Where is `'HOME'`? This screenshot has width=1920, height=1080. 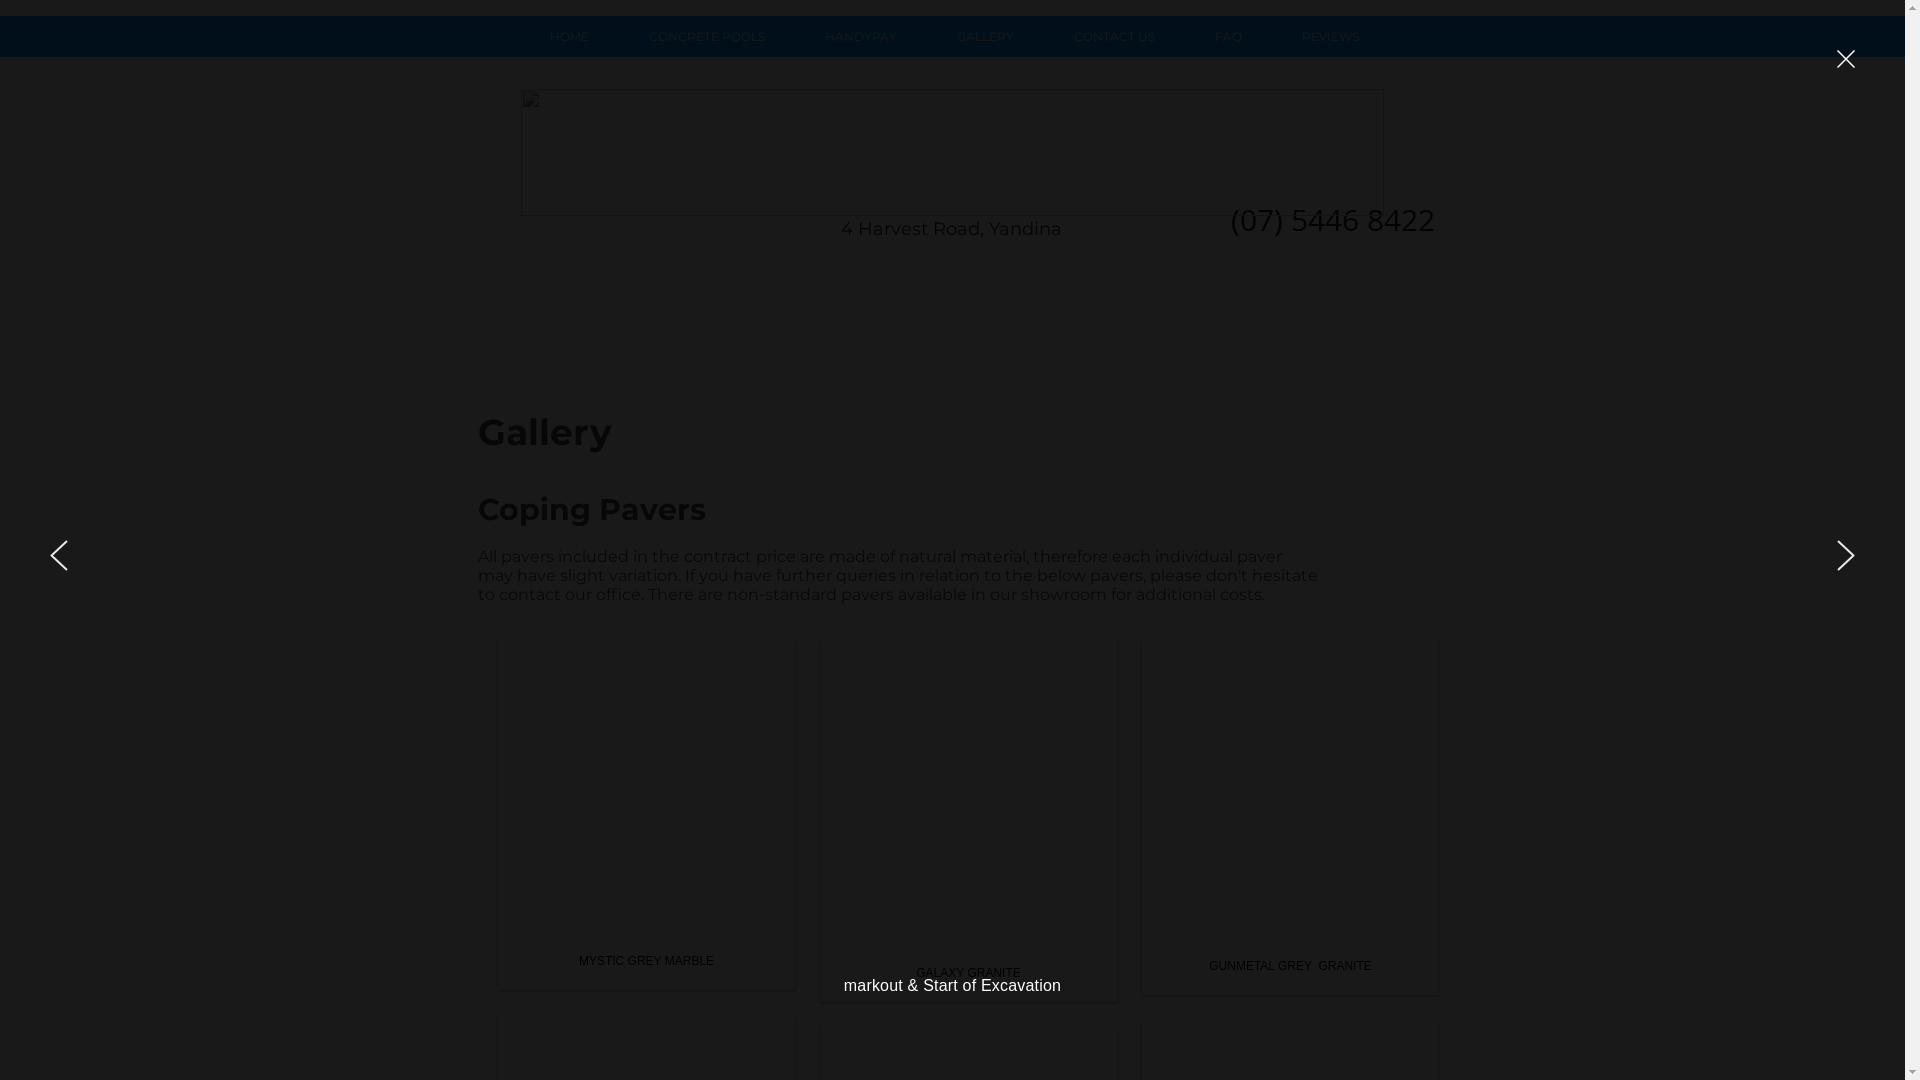
'HOME' is located at coordinates (568, 36).